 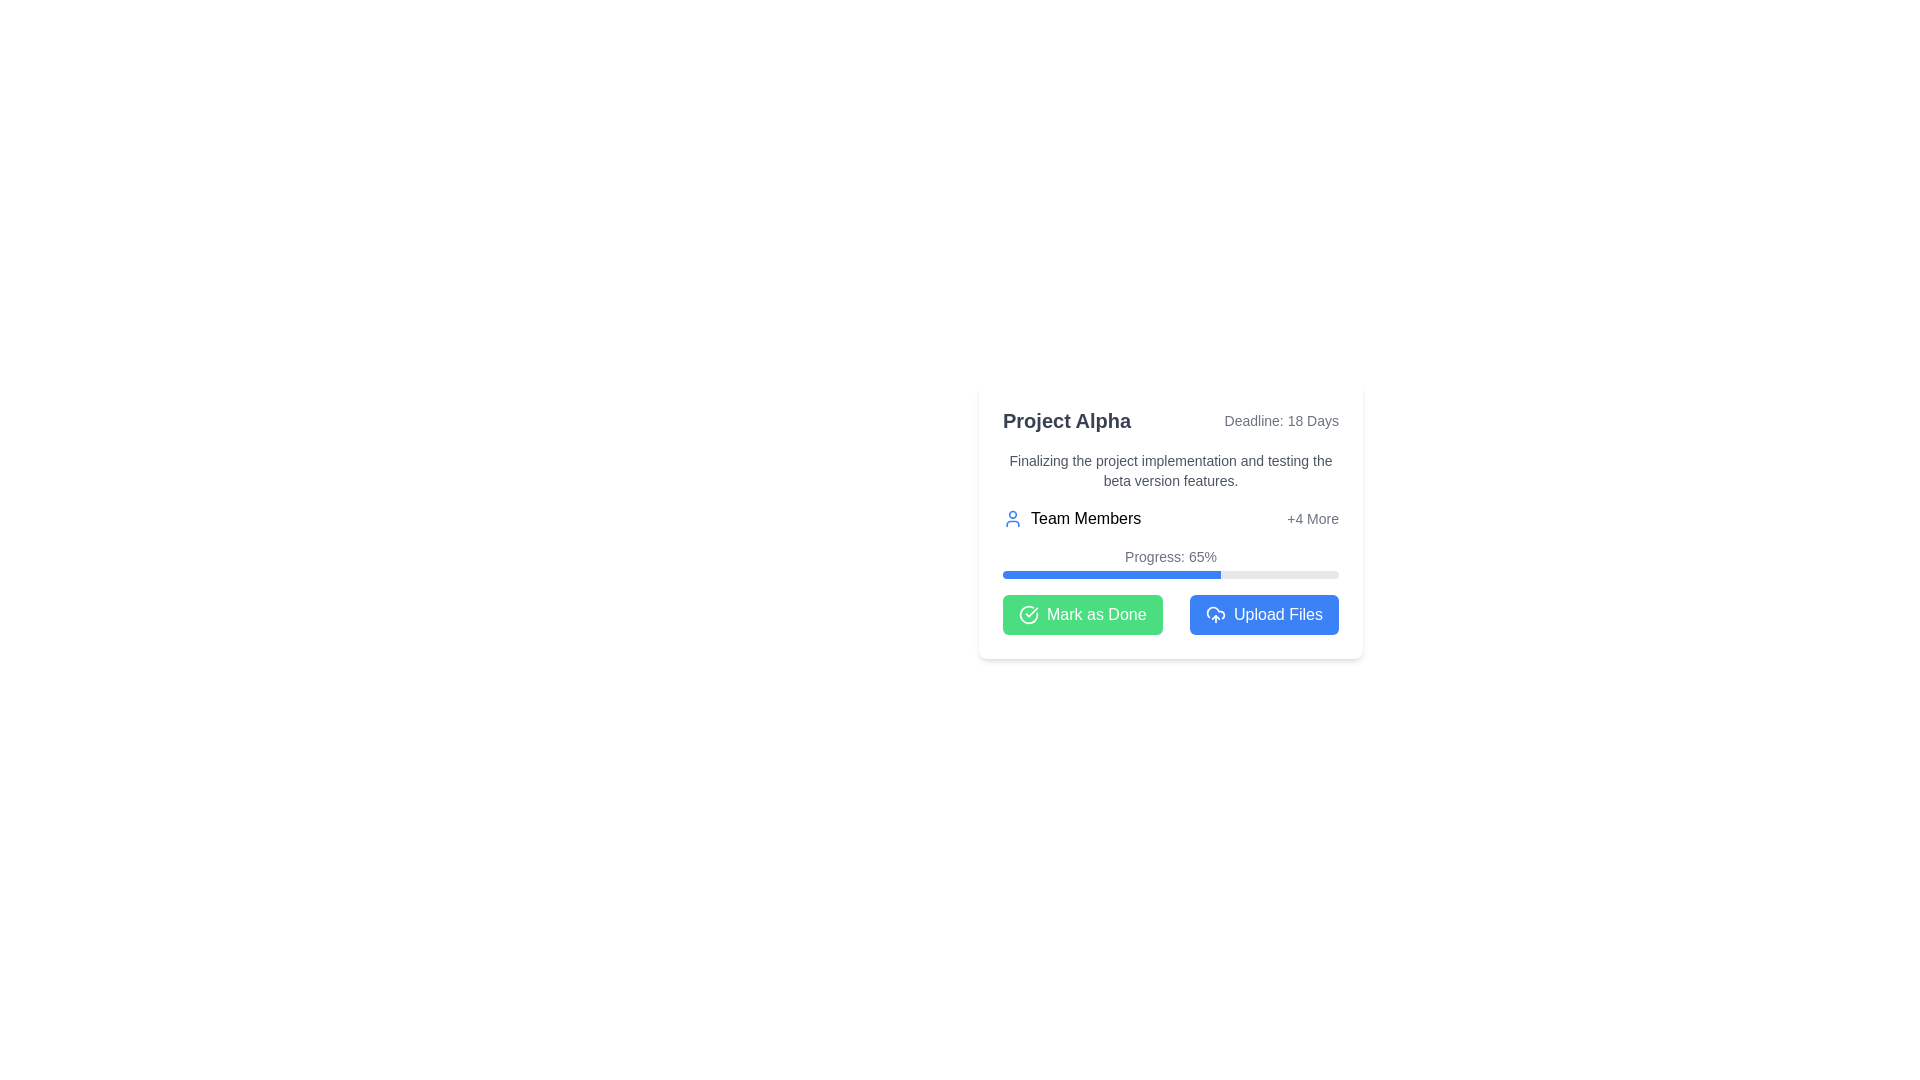 I want to click on the 'Team Members' text element, so click(x=1085, y=518).